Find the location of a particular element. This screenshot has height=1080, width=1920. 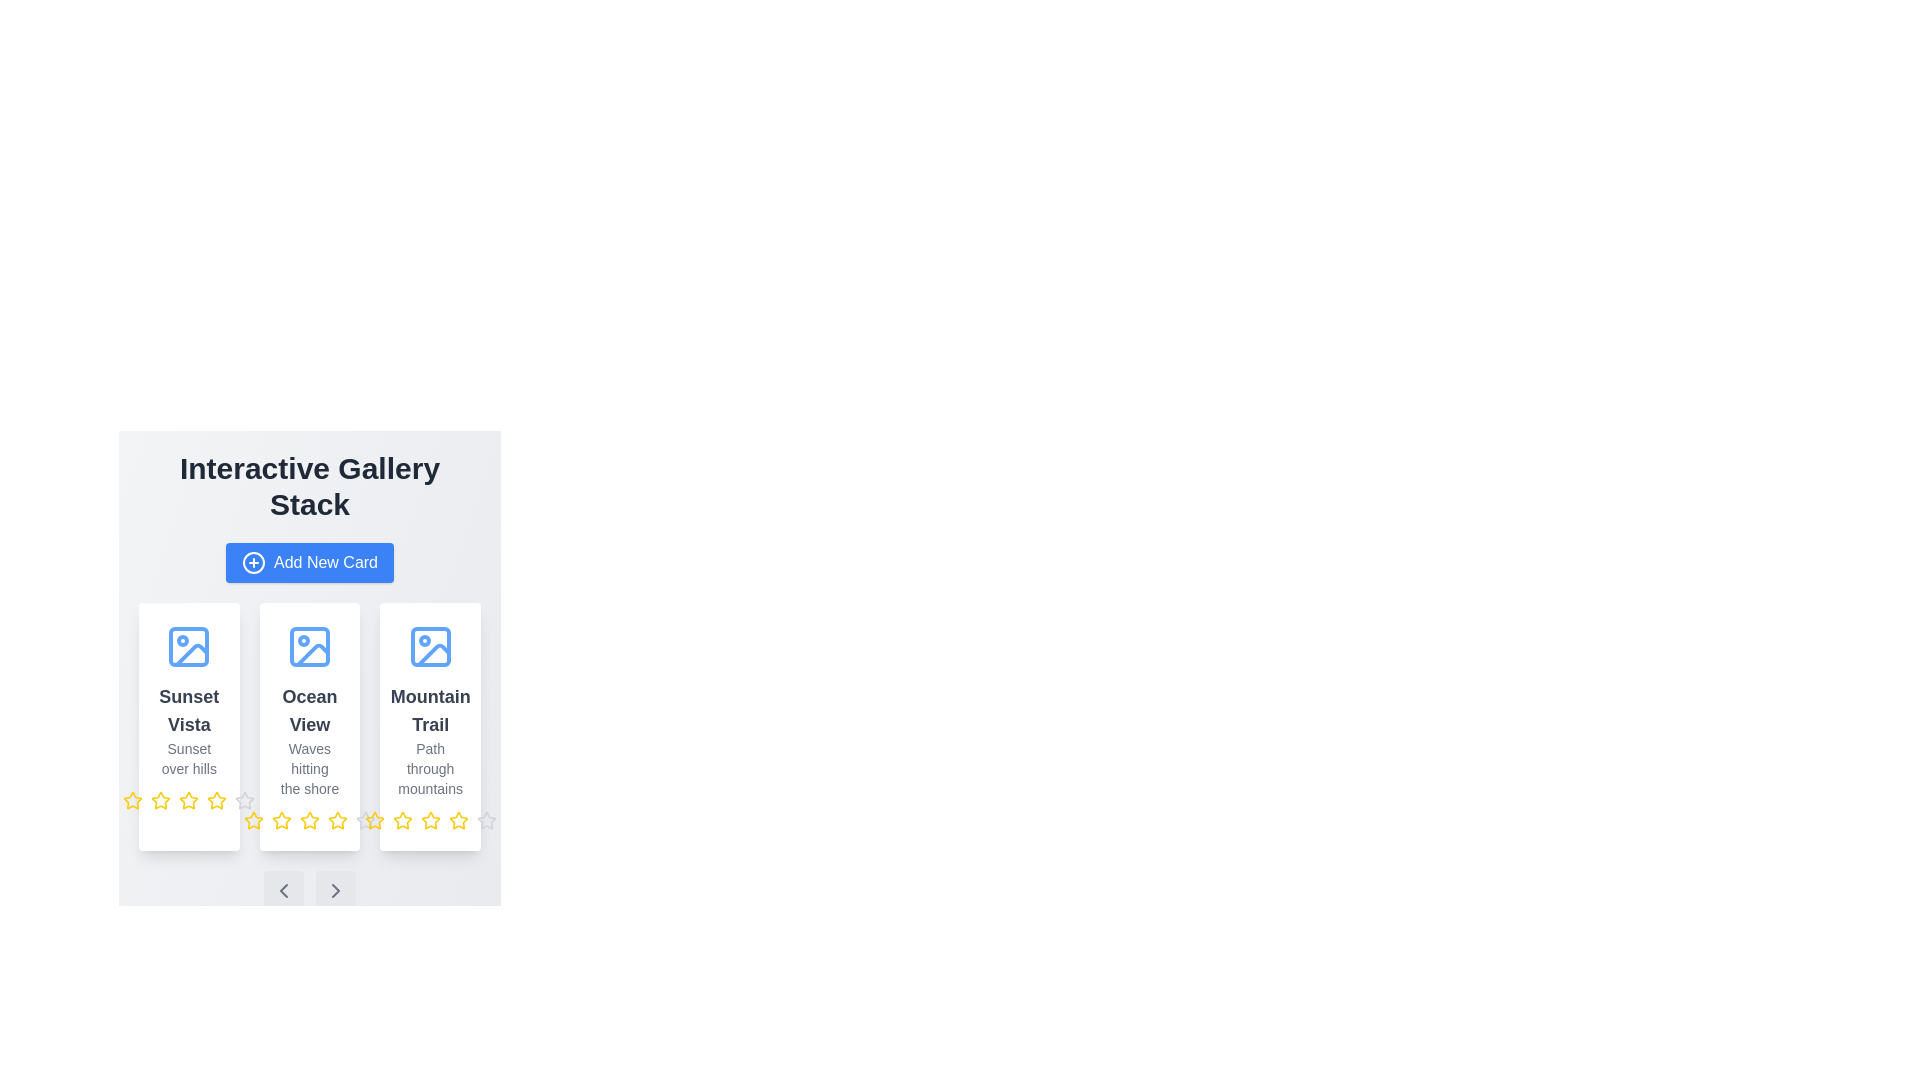

bold heading text 'Interactive Gallery Stack' located at the top of the panel, which is centrally aligned and precedes the blue button labeled 'Add New Card' is located at coordinates (309, 486).